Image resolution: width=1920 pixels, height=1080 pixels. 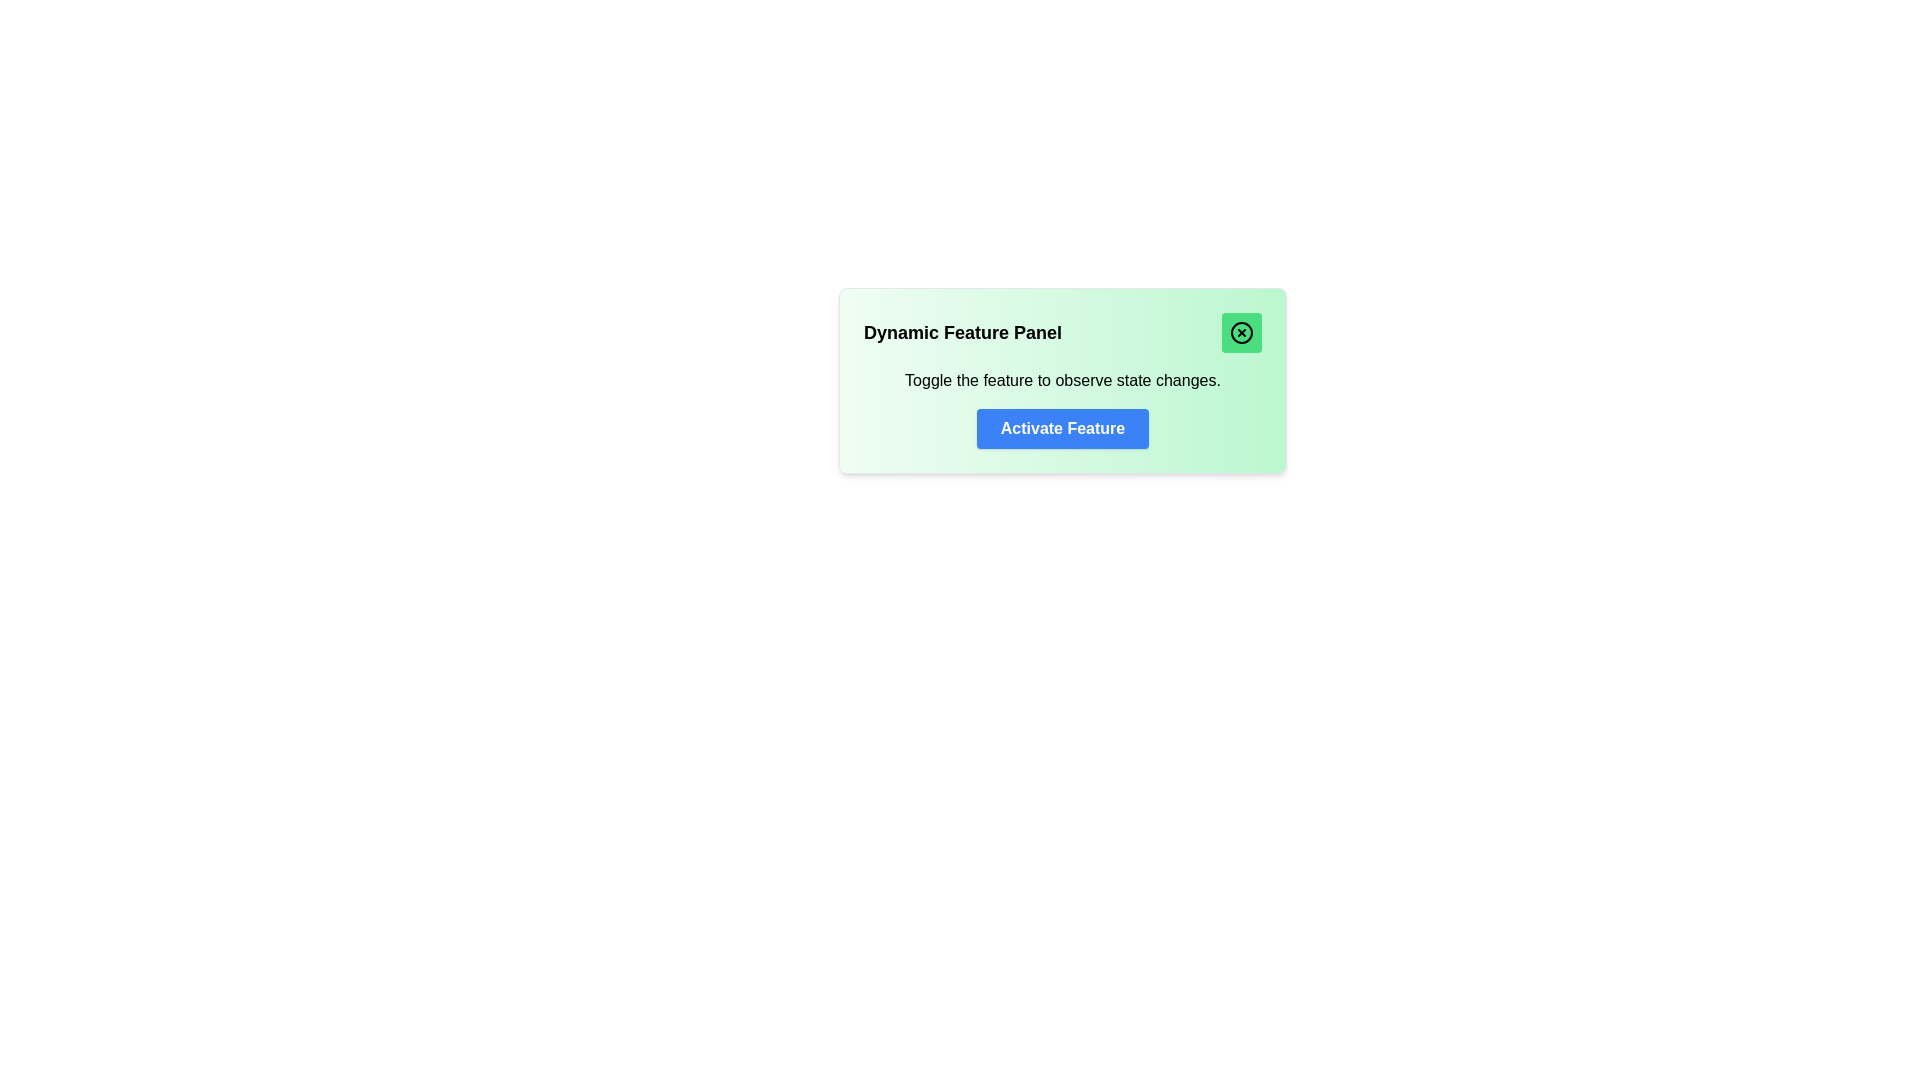 I want to click on the 'Dynamic Feature Panel' to understand the feature purpose, so click(x=1061, y=381).